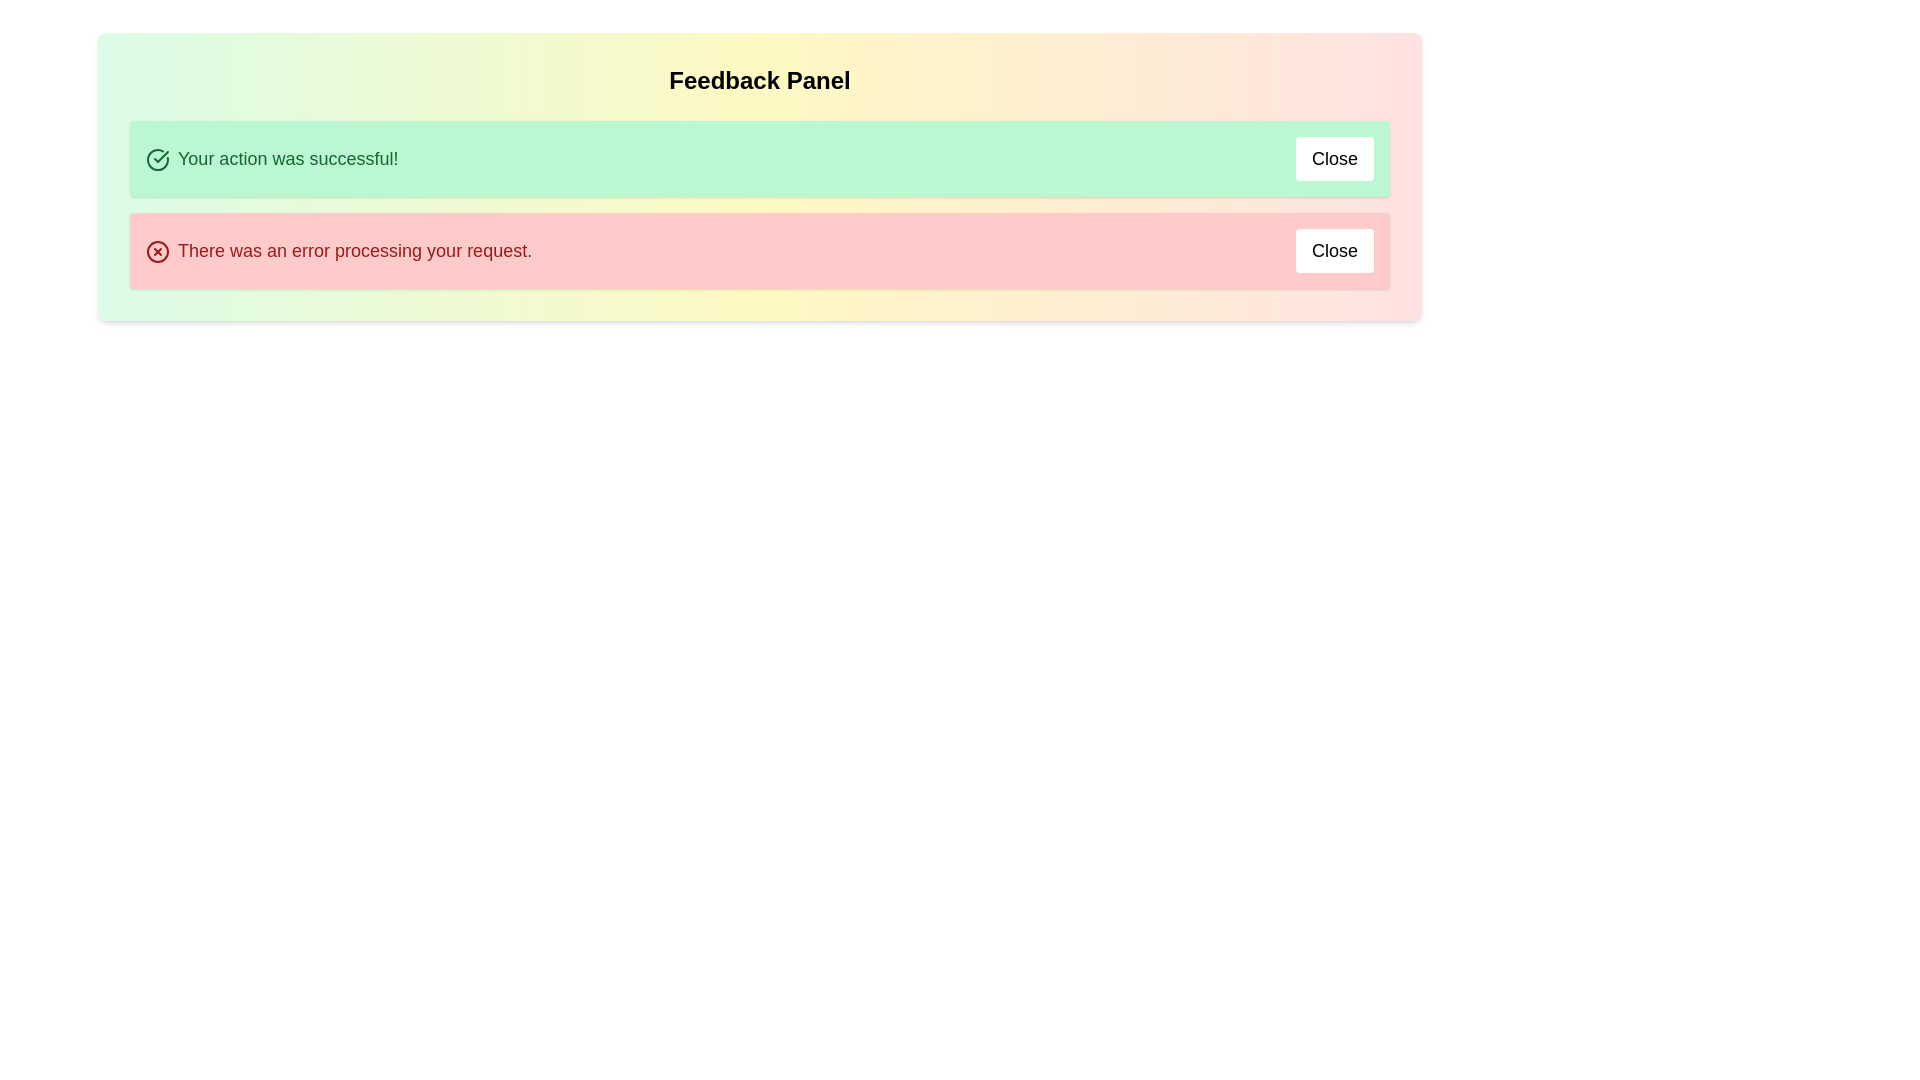  I want to click on error message from the notification banner located beneath the green success notification. This banner contains a dismiss button for user interaction, so click(758, 249).